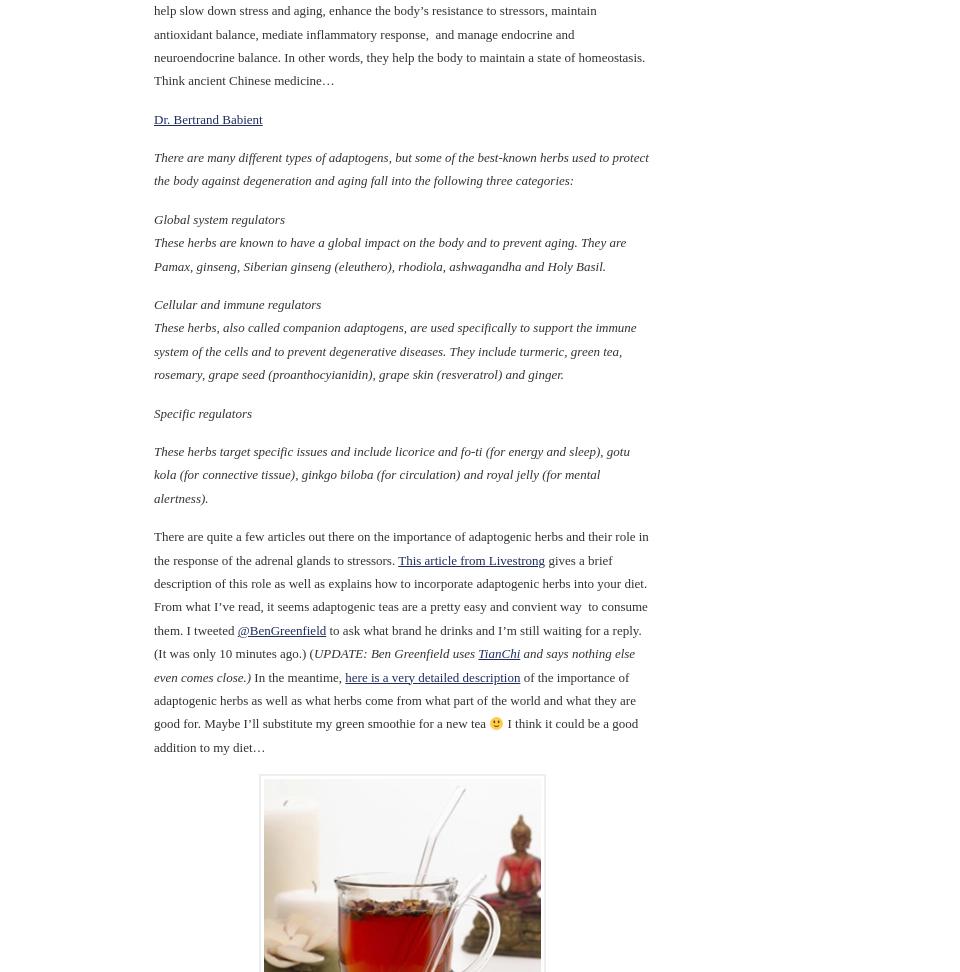  Describe the element at coordinates (296, 675) in the screenshot. I see `'In the meantime,'` at that location.